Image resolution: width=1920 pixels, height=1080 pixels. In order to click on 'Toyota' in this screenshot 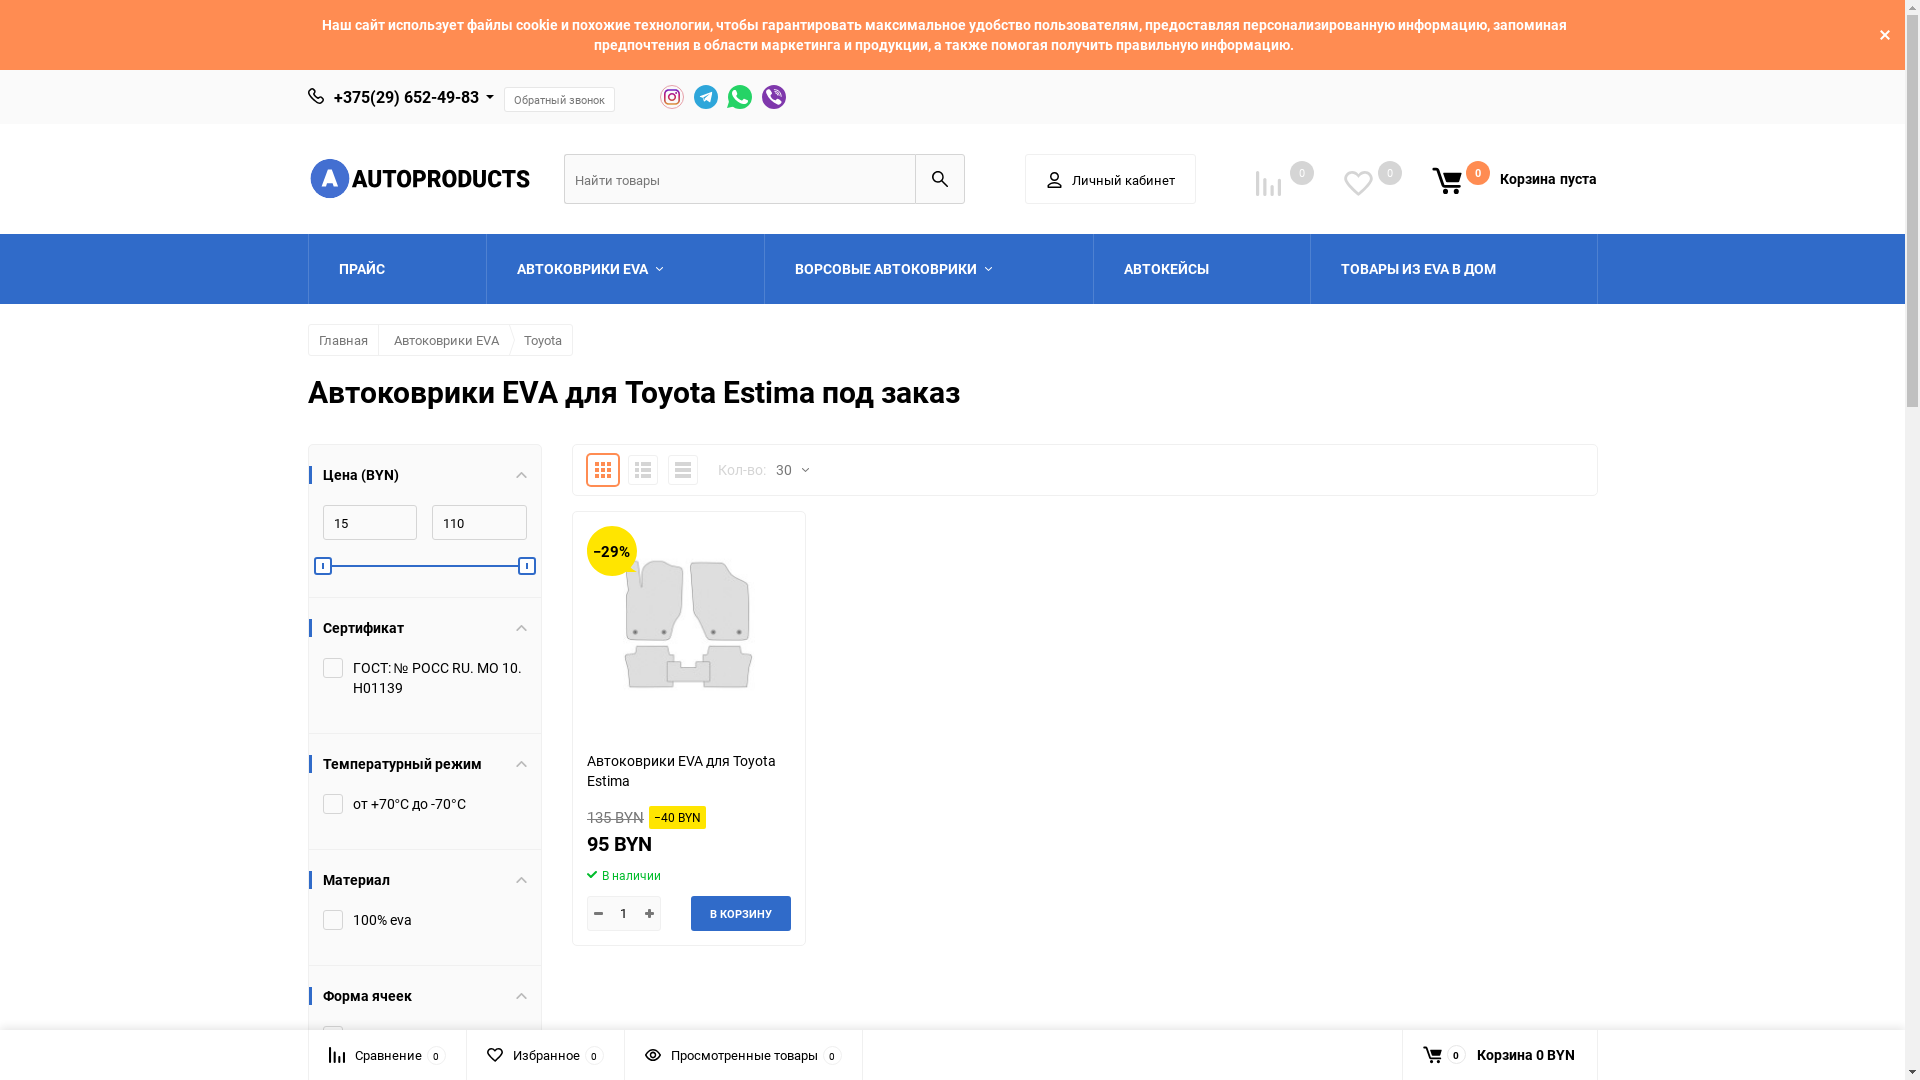, I will do `click(542, 338)`.